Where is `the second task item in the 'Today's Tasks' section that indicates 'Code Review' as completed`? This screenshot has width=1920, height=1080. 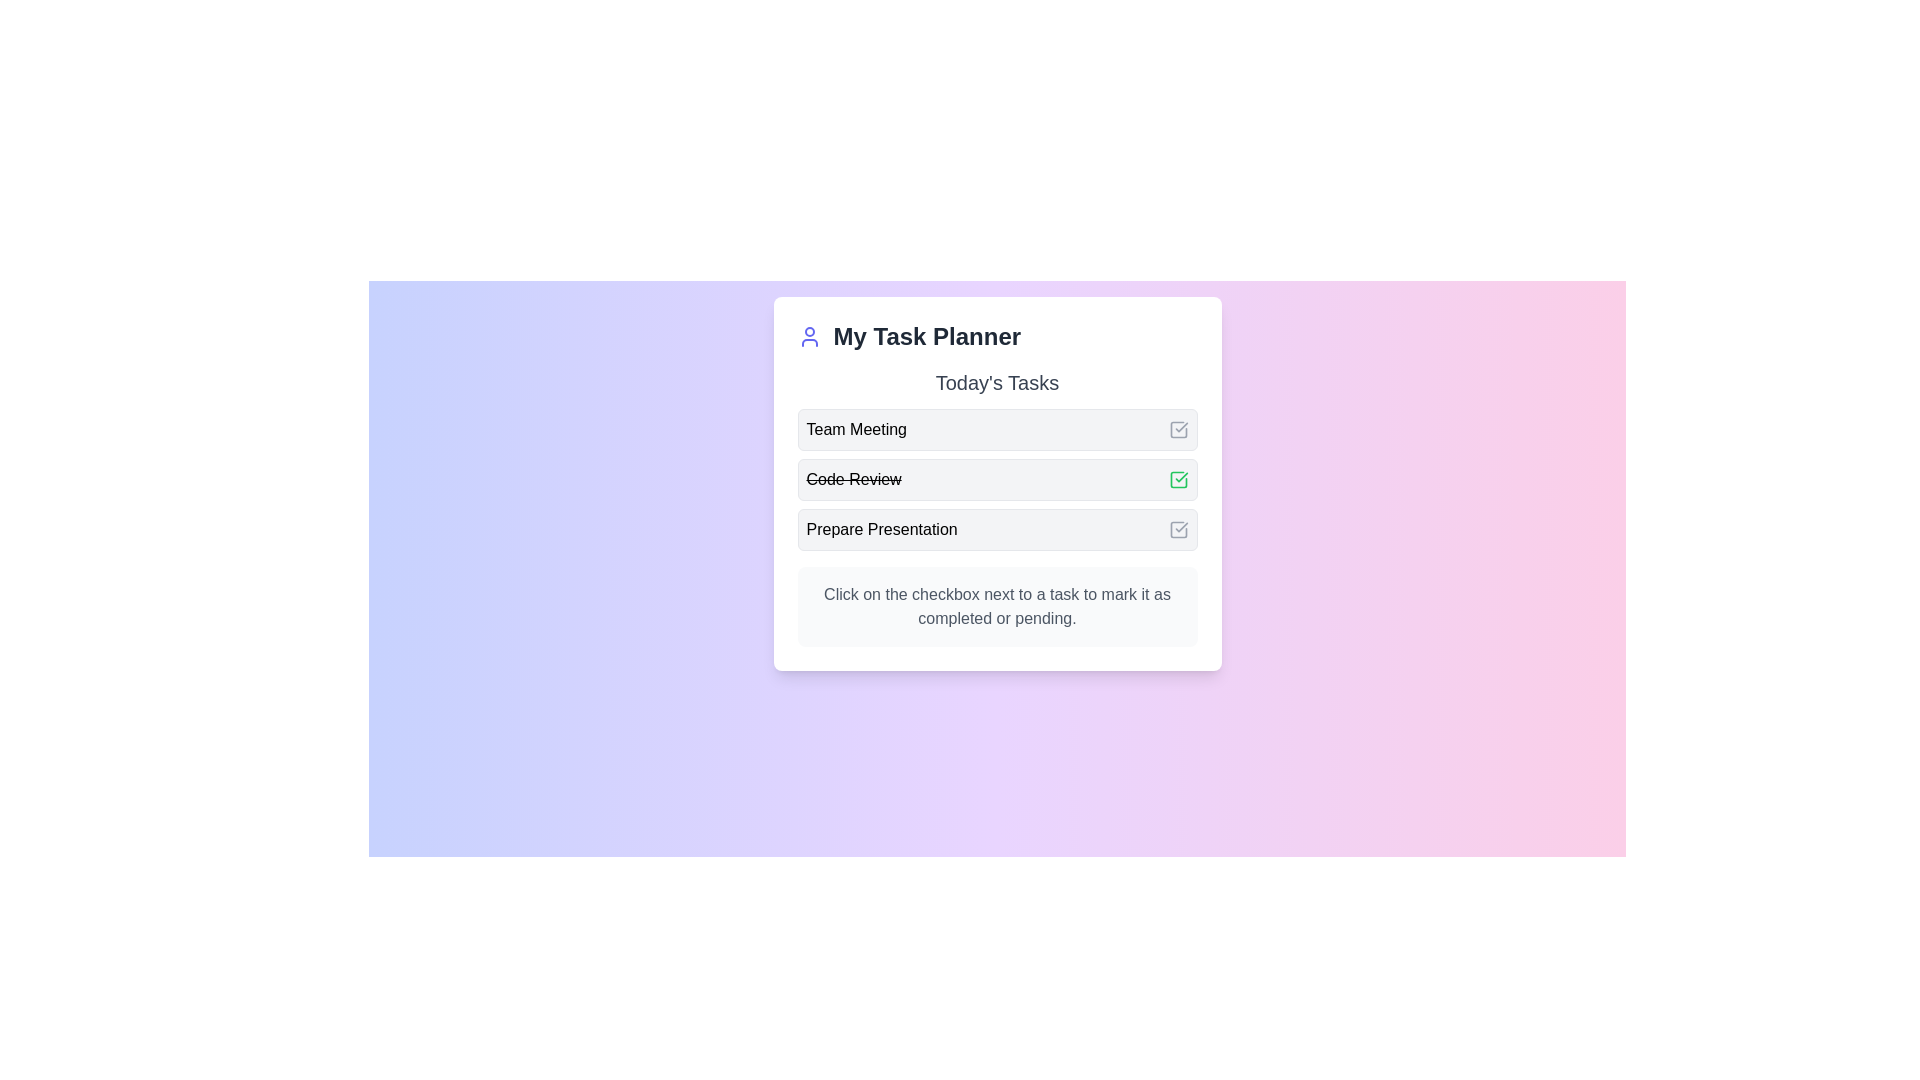 the second task item in the 'Today's Tasks' section that indicates 'Code Review' as completed is located at coordinates (997, 479).